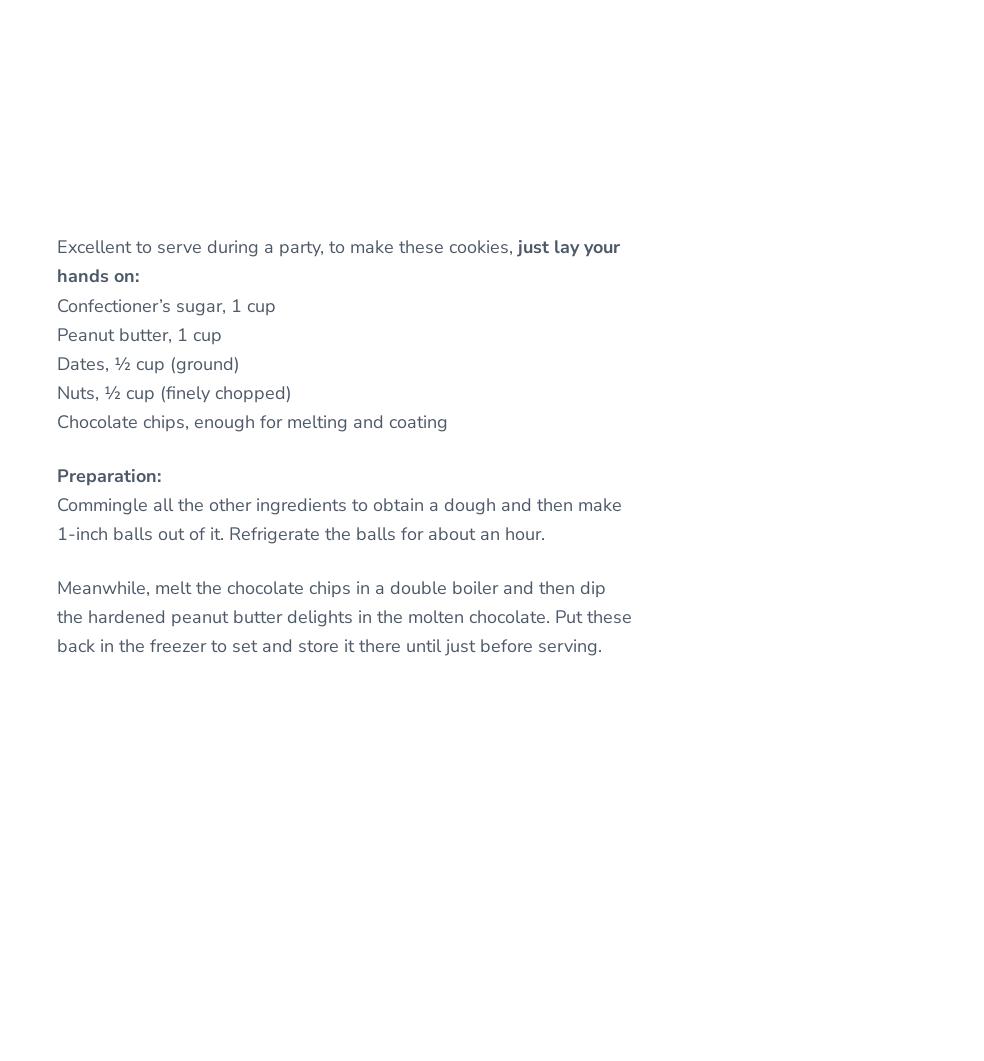  Describe the element at coordinates (108, 475) in the screenshot. I see `'Preparation:'` at that location.